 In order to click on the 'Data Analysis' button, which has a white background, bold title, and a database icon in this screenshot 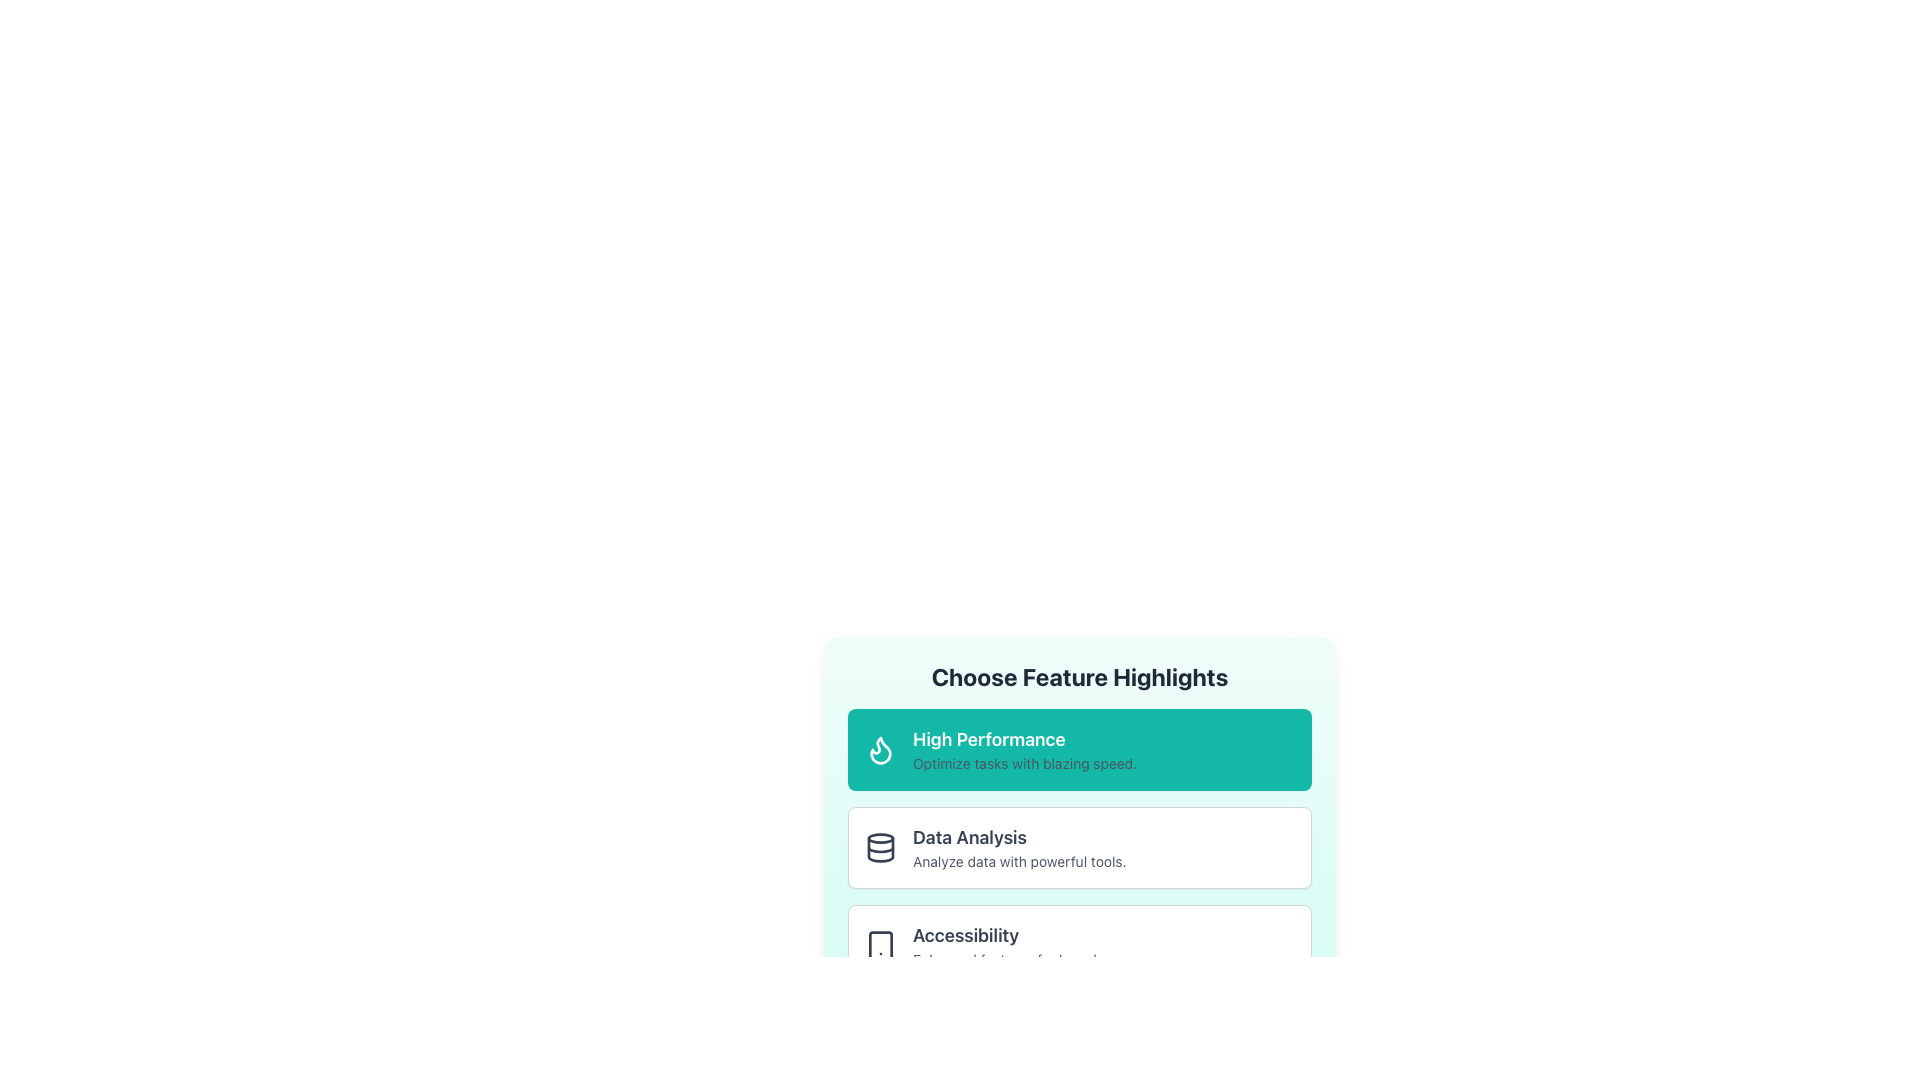, I will do `click(1079, 848)`.